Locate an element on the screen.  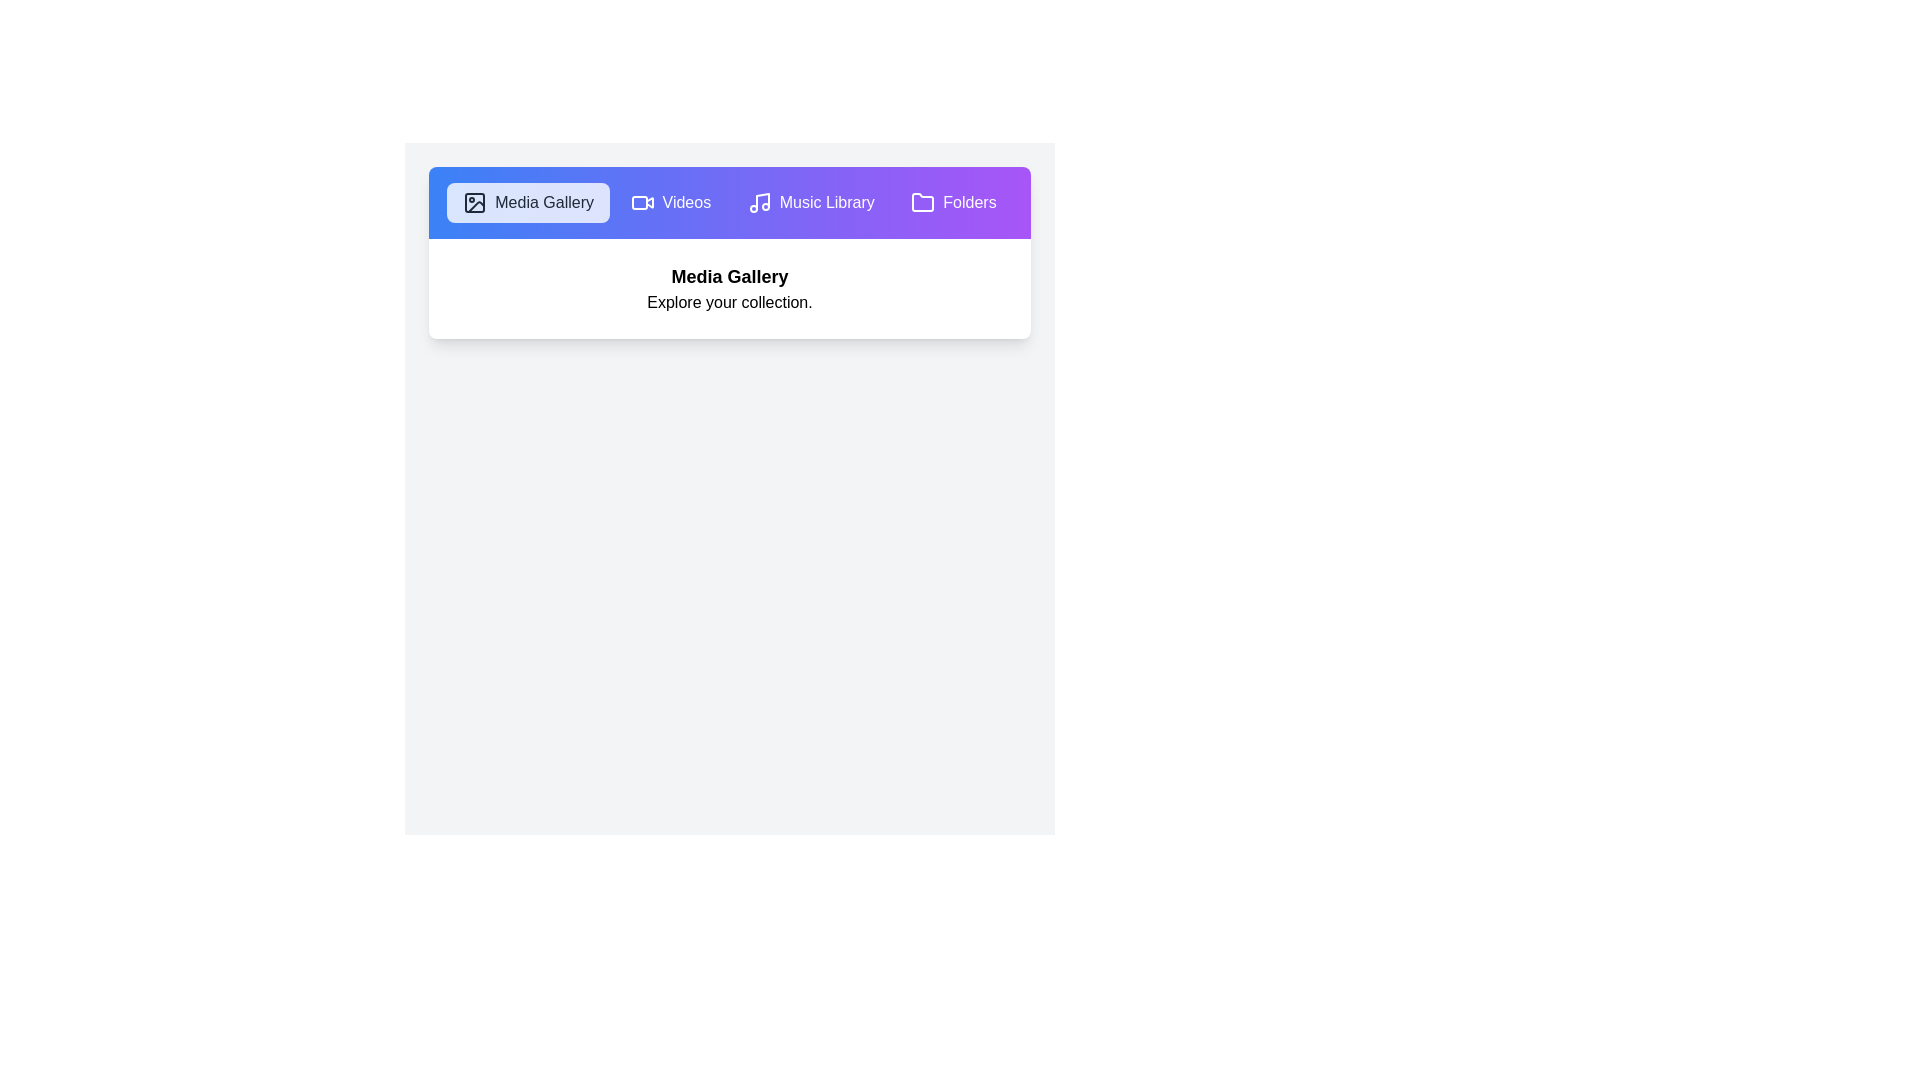
the 'Music Library' navigation button located is located at coordinates (811, 203).